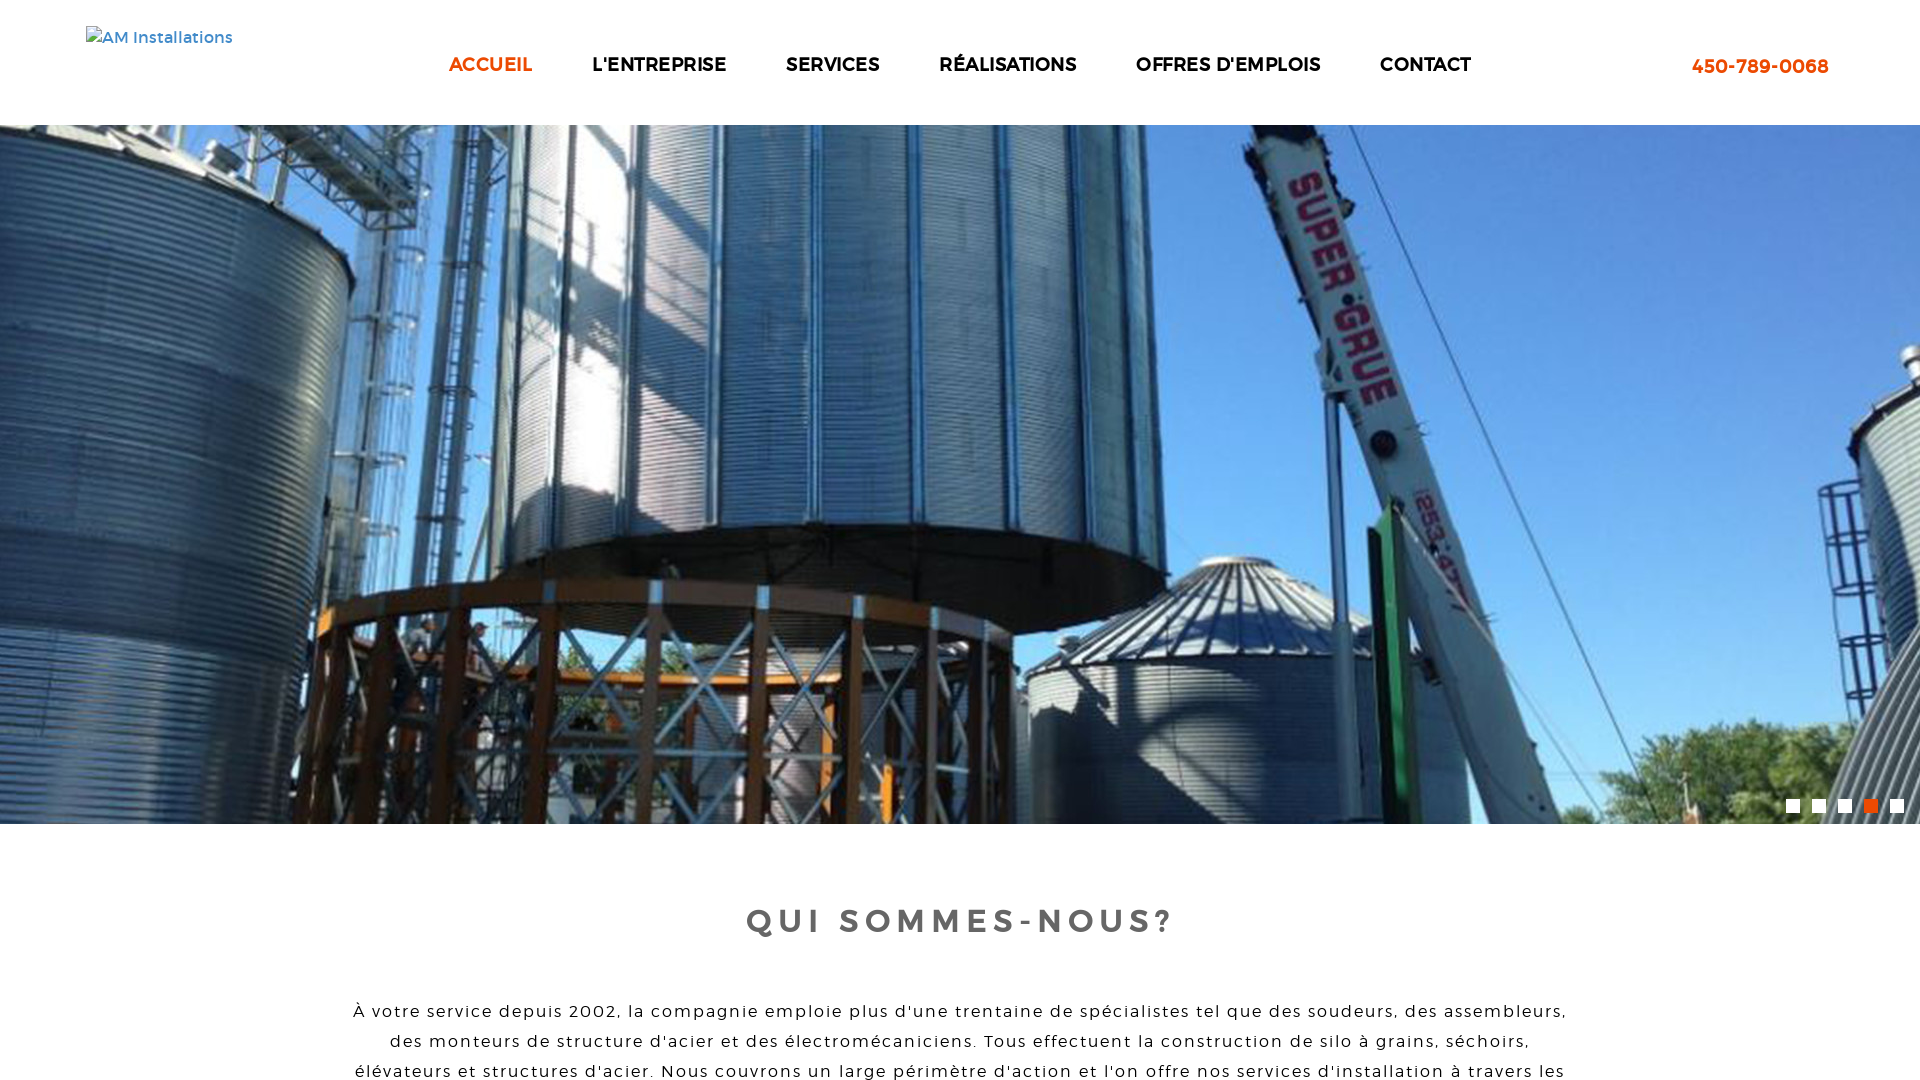 The height and width of the screenshot is (1080, 1920). What do you see at coordinates (1862, 805) in the screenshot?
I see `'4'` at bounding box center [1862, 805].